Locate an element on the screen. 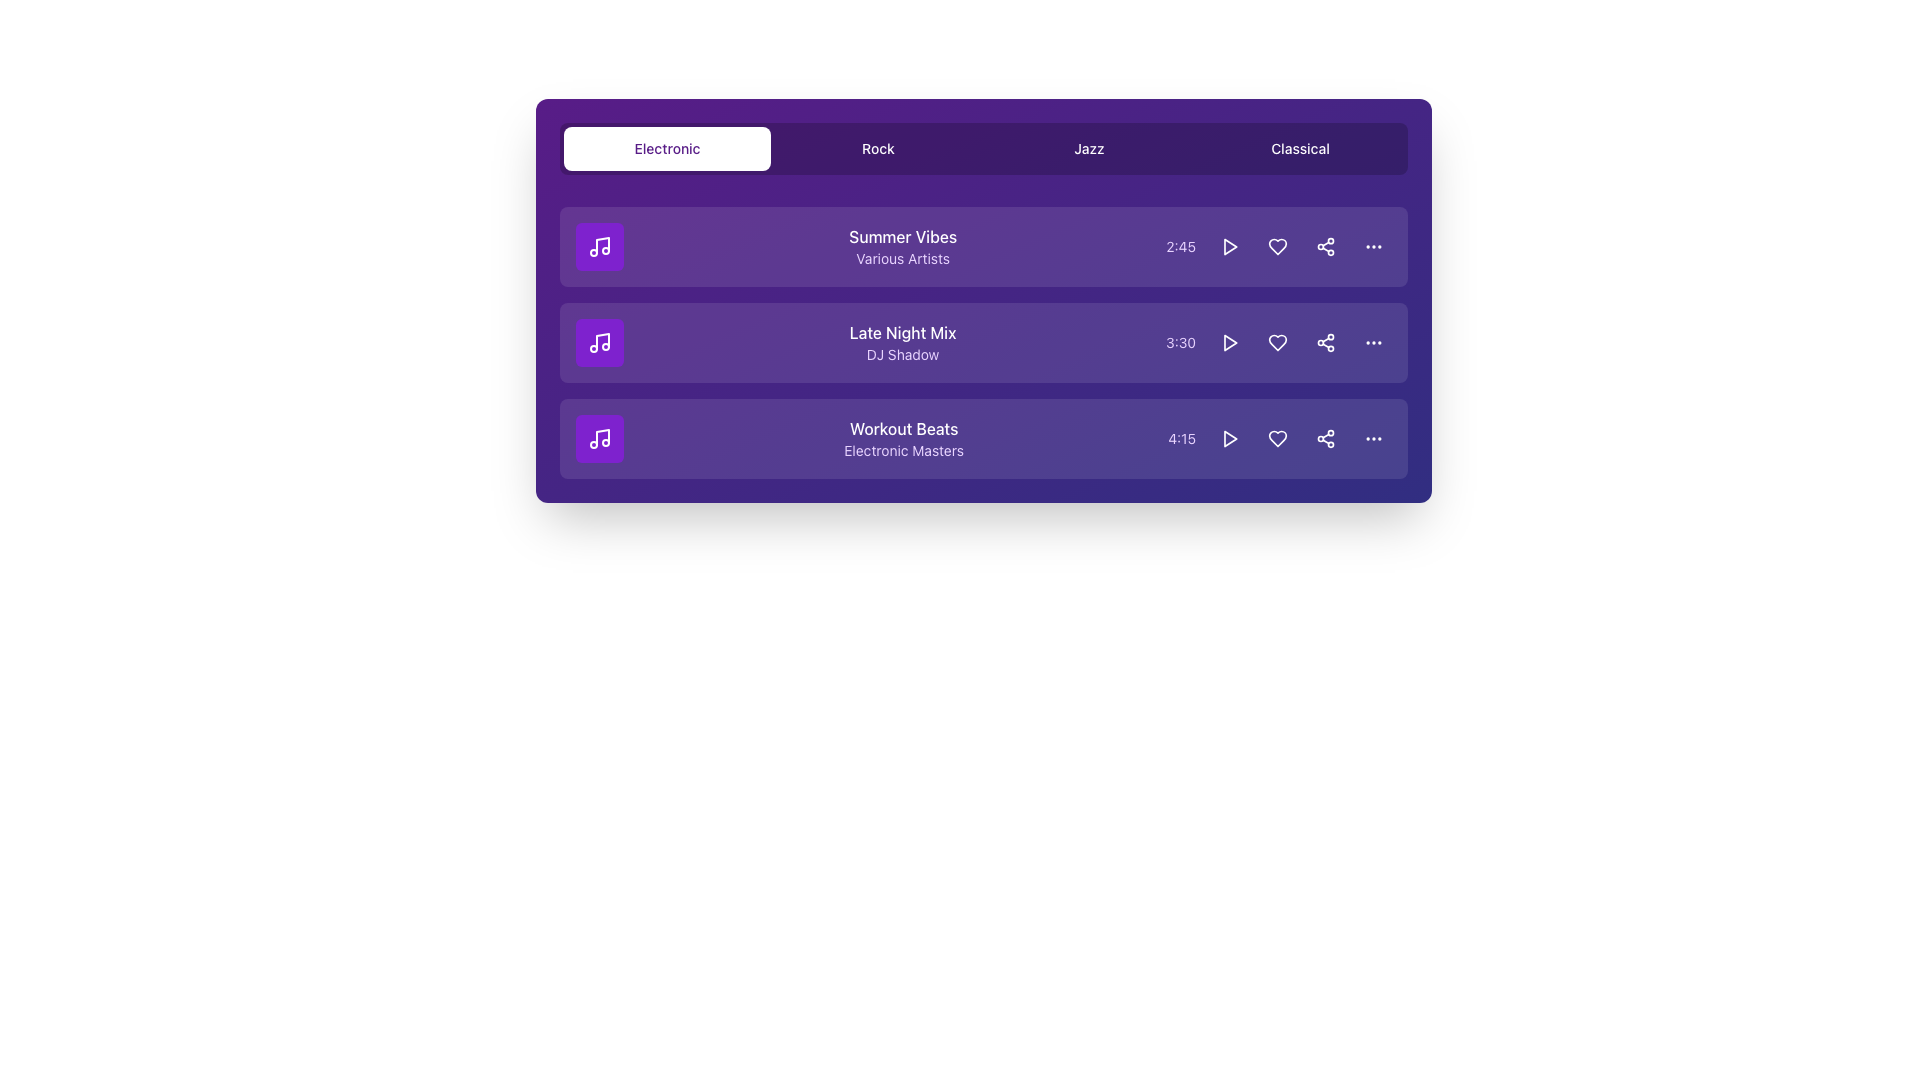 The image size is (1920, 1080). the ellipsis button consisting of three horizontally aligned dots on a purple background, located at the far right of the 'Workout Beats' list entry is located at coordinates (1372, 245).